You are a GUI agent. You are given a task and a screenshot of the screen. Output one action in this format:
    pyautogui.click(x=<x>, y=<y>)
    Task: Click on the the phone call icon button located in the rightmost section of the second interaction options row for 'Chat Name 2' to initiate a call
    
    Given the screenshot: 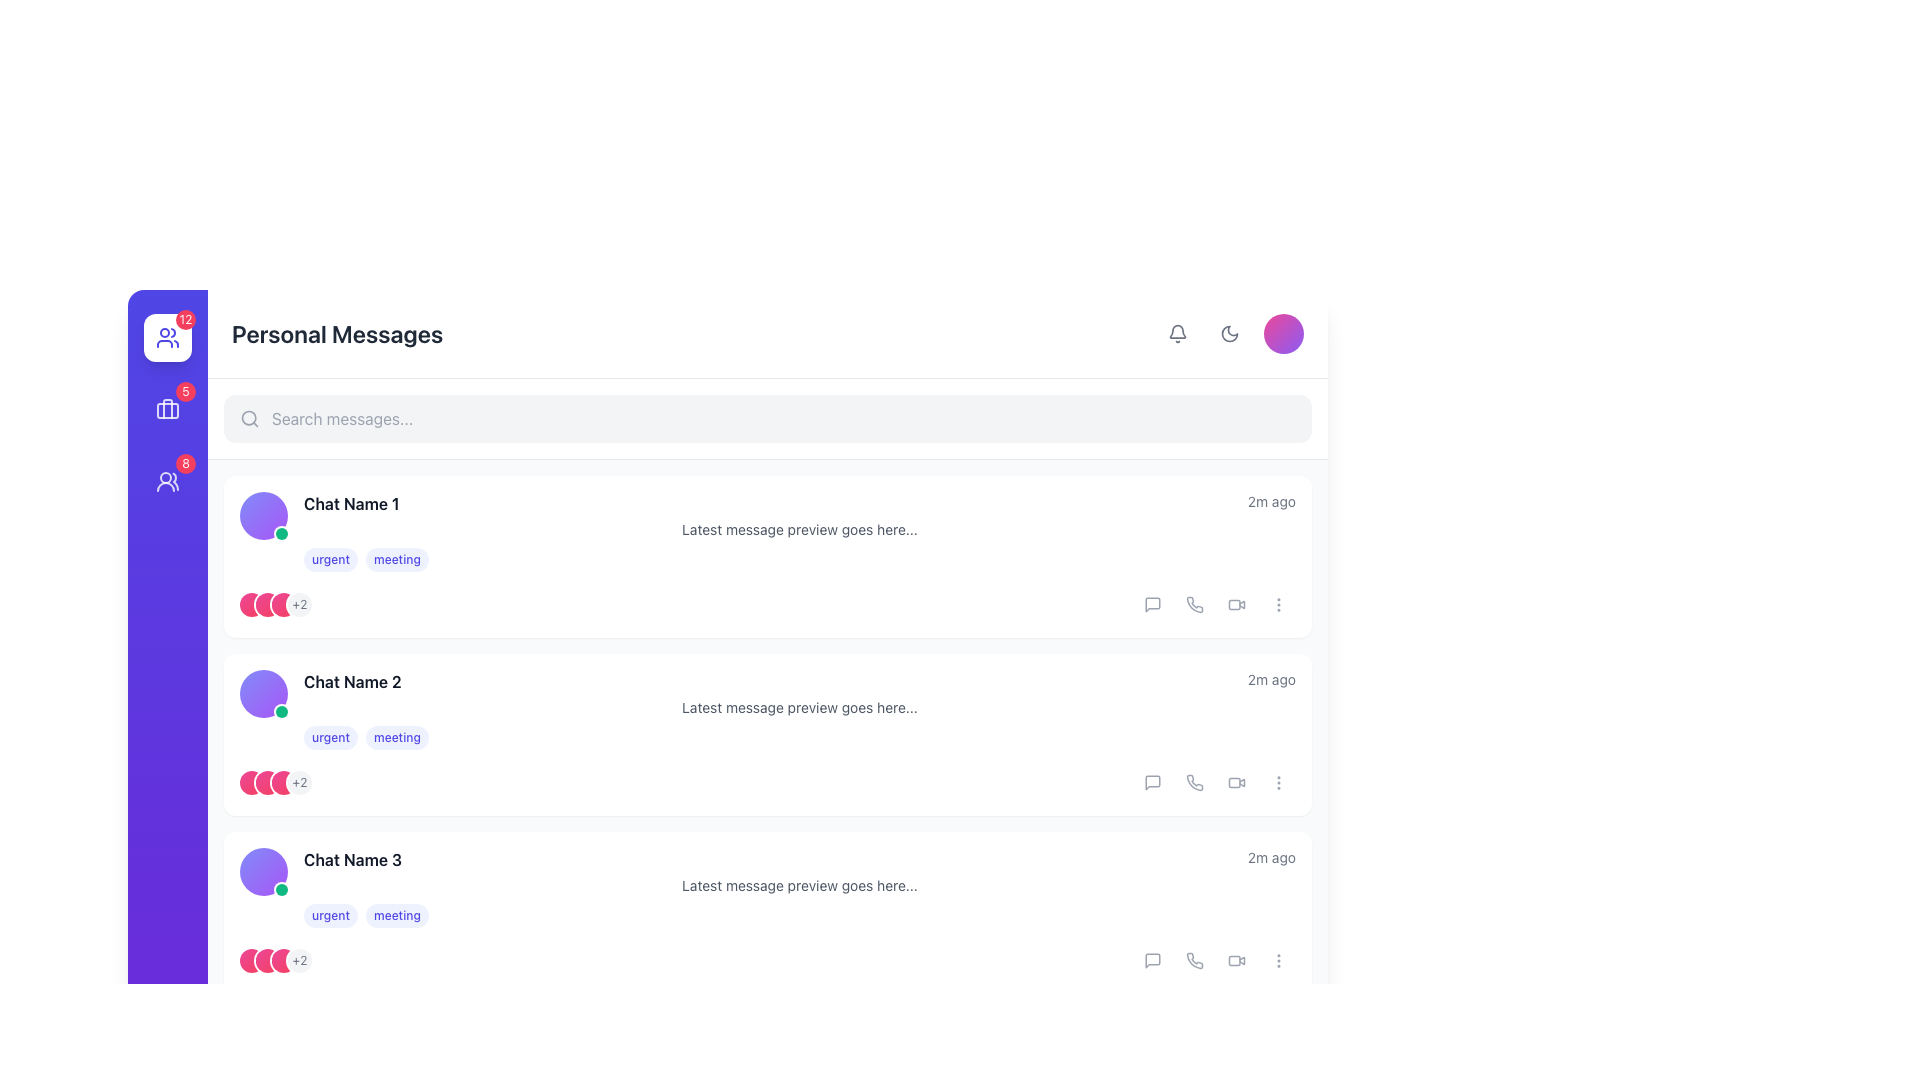 What is the action you would take?
    pyautogui.click(x=1195, y=782)
    